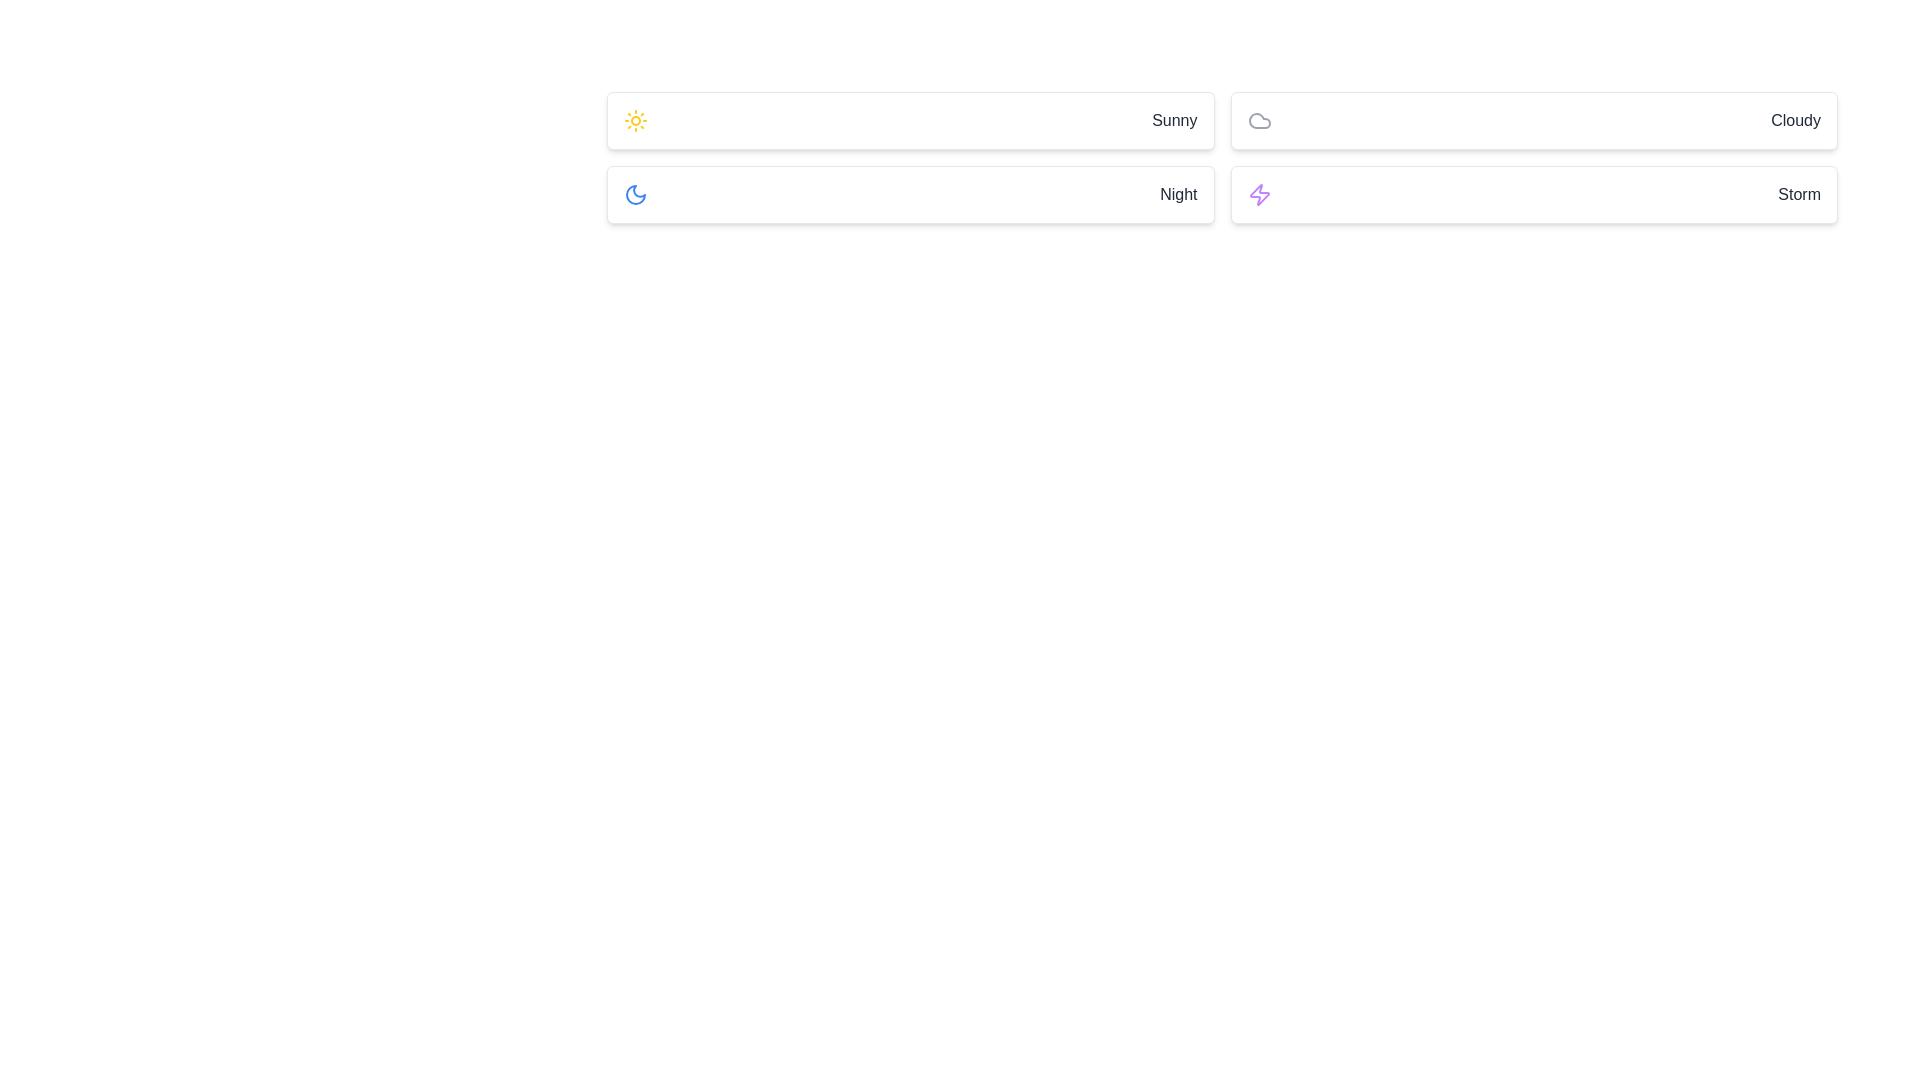  Describe the element at coordinates (1258, 195) in the screenshot. I see `the stylized lightning bolt icon outlined in purple located in the lower right section of the interface within the 'Storm' card` at that location.